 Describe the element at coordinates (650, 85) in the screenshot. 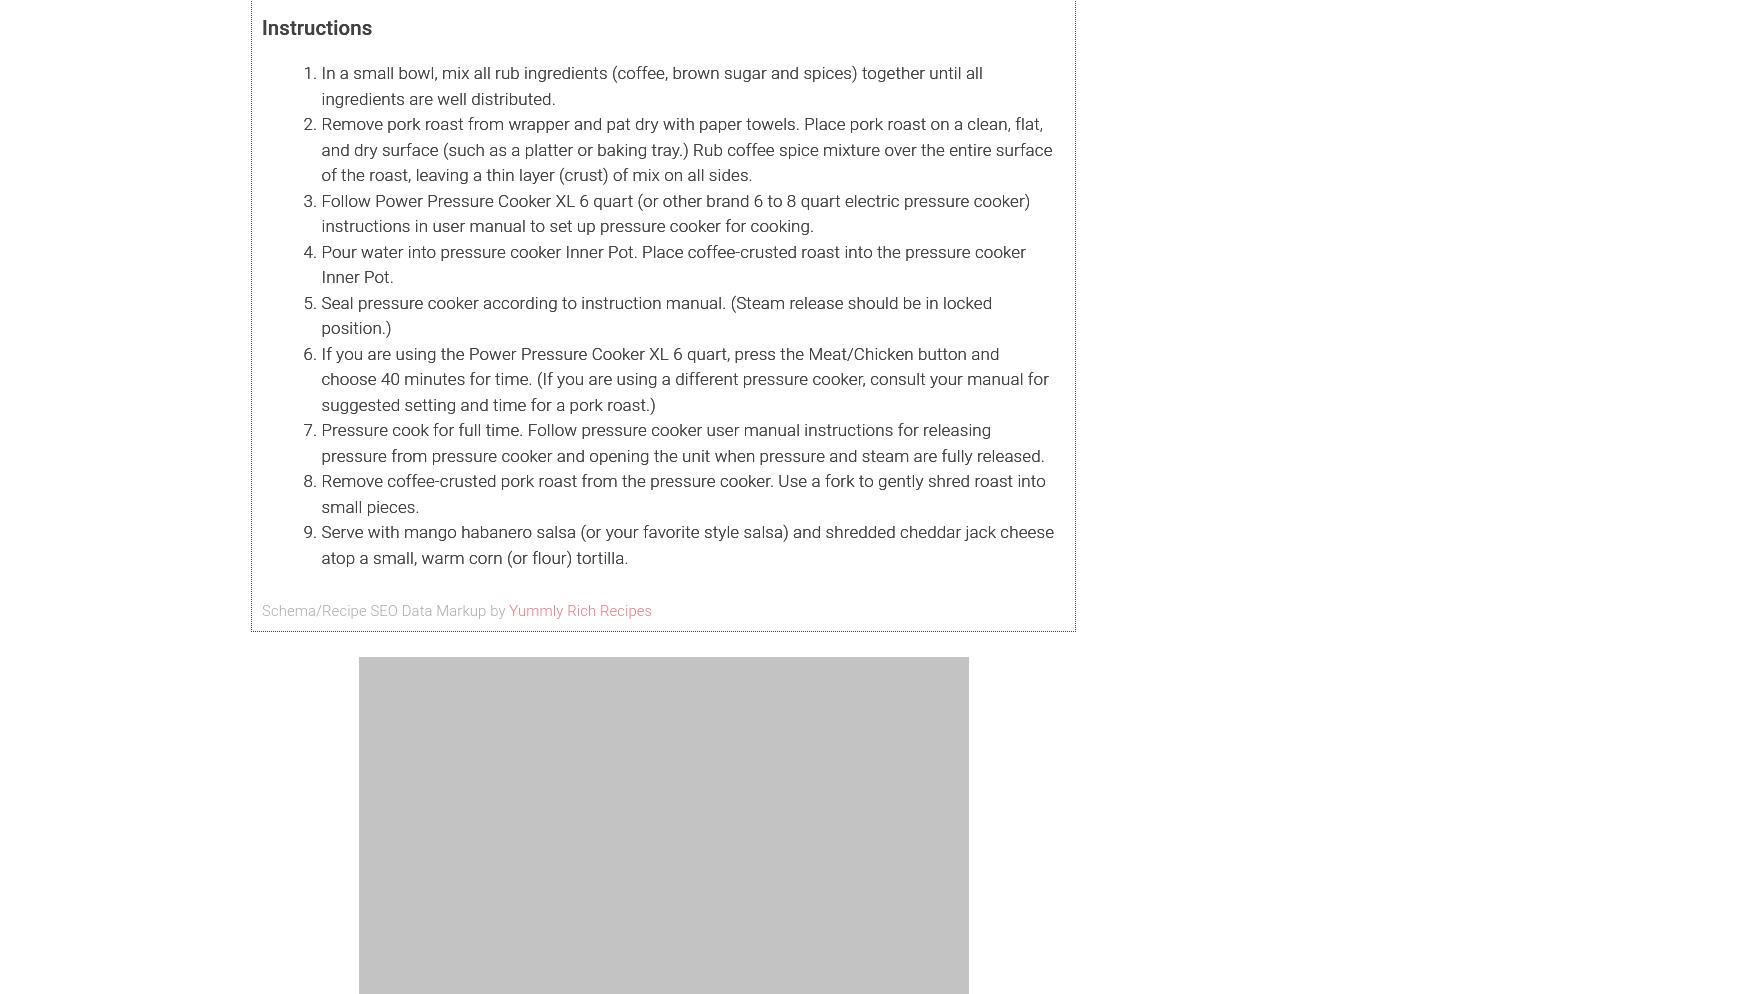

I see `'In a small bowl, mix all rub ingredients (coffee, brown sugar and spices) together until all ingredients are well distributed.'` at that location.